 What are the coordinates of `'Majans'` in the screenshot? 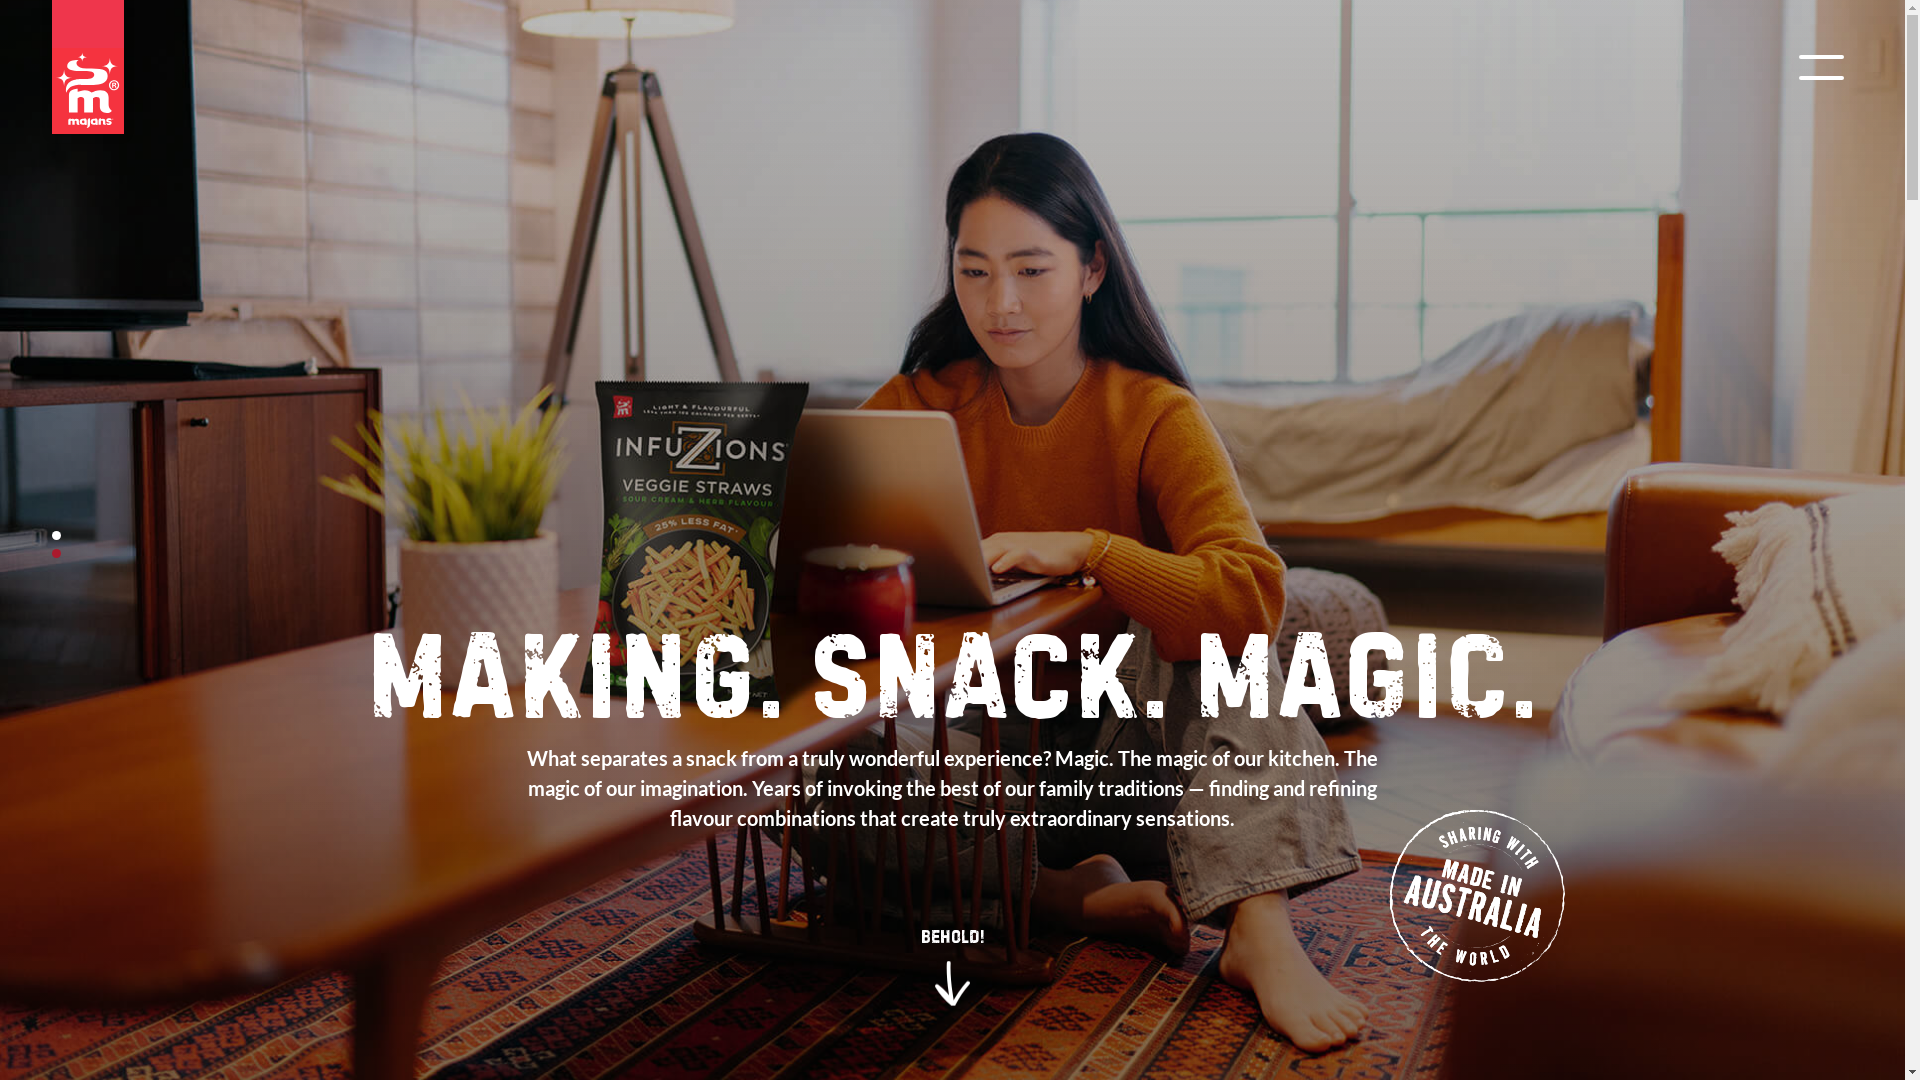 It's located at (86, 65).